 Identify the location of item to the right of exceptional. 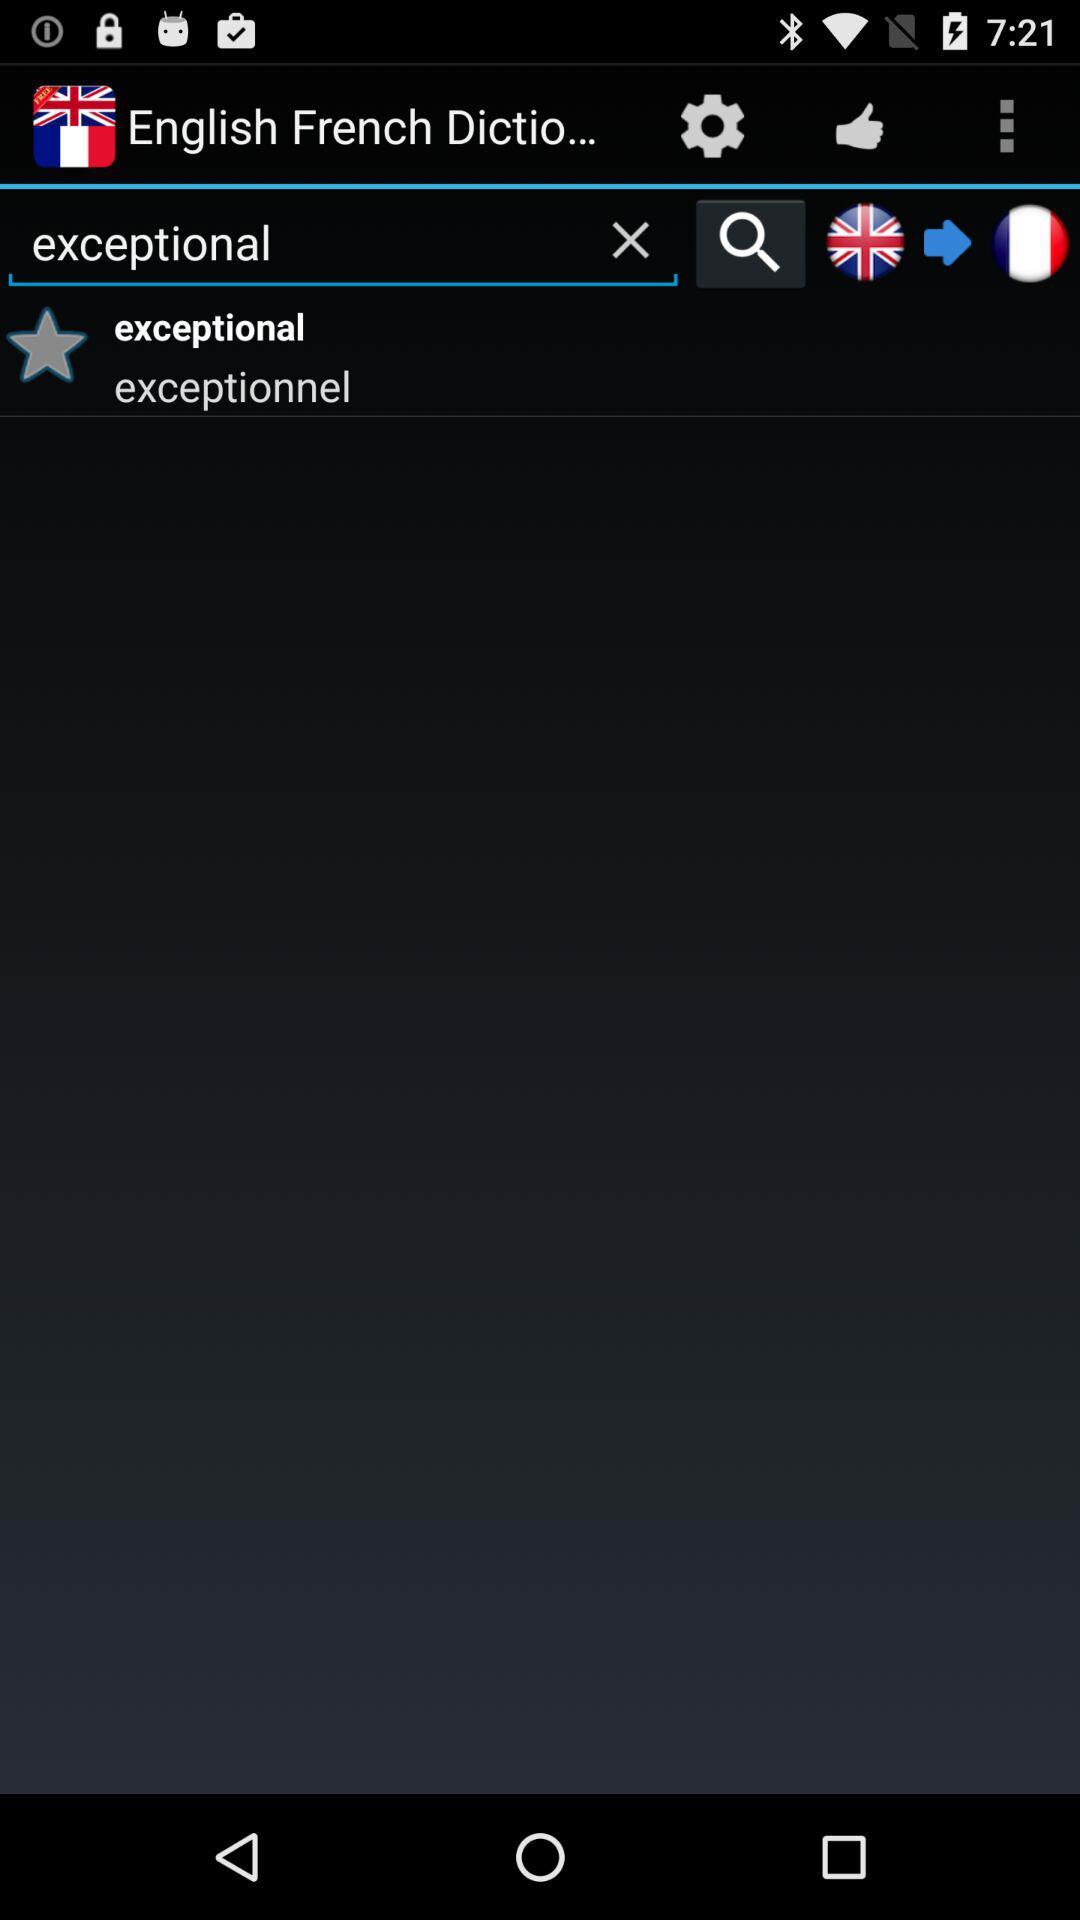
(750, 242).